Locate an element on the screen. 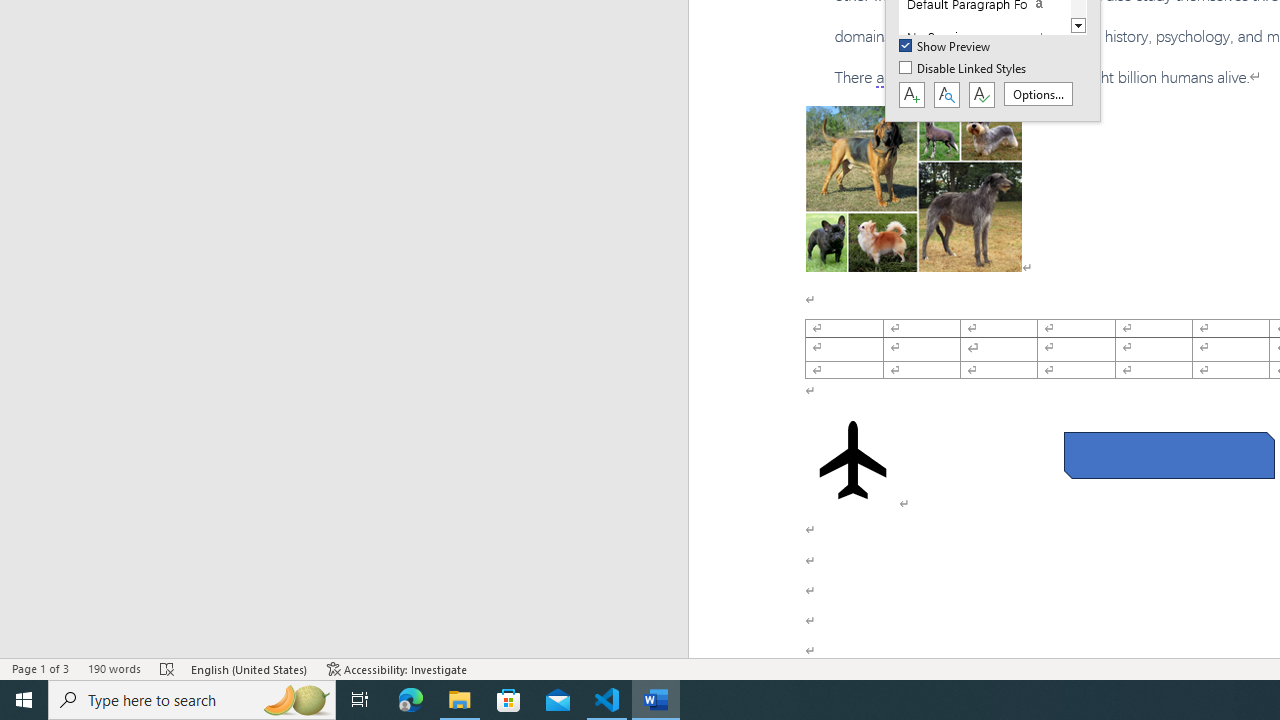  'Class: NetUIButton' is located at coordinates (981, 95).